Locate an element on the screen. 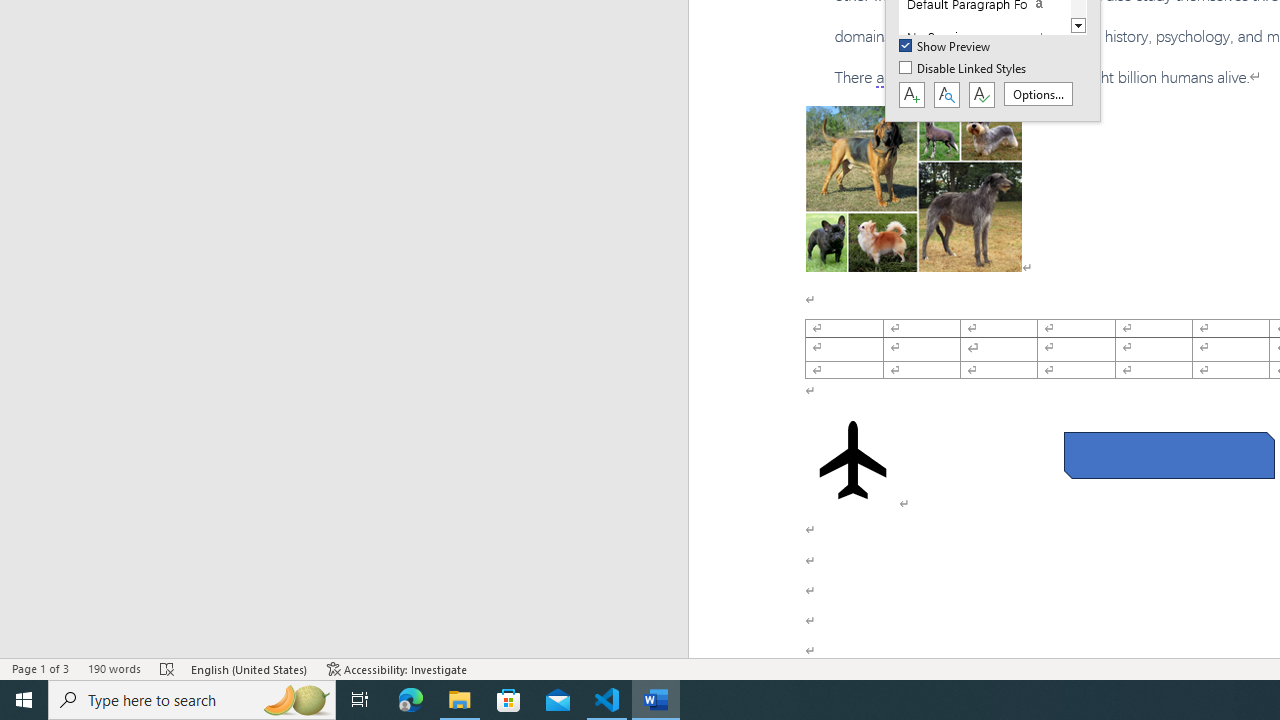  'Class: NetUIButton' is located at coordinates (981, 95).